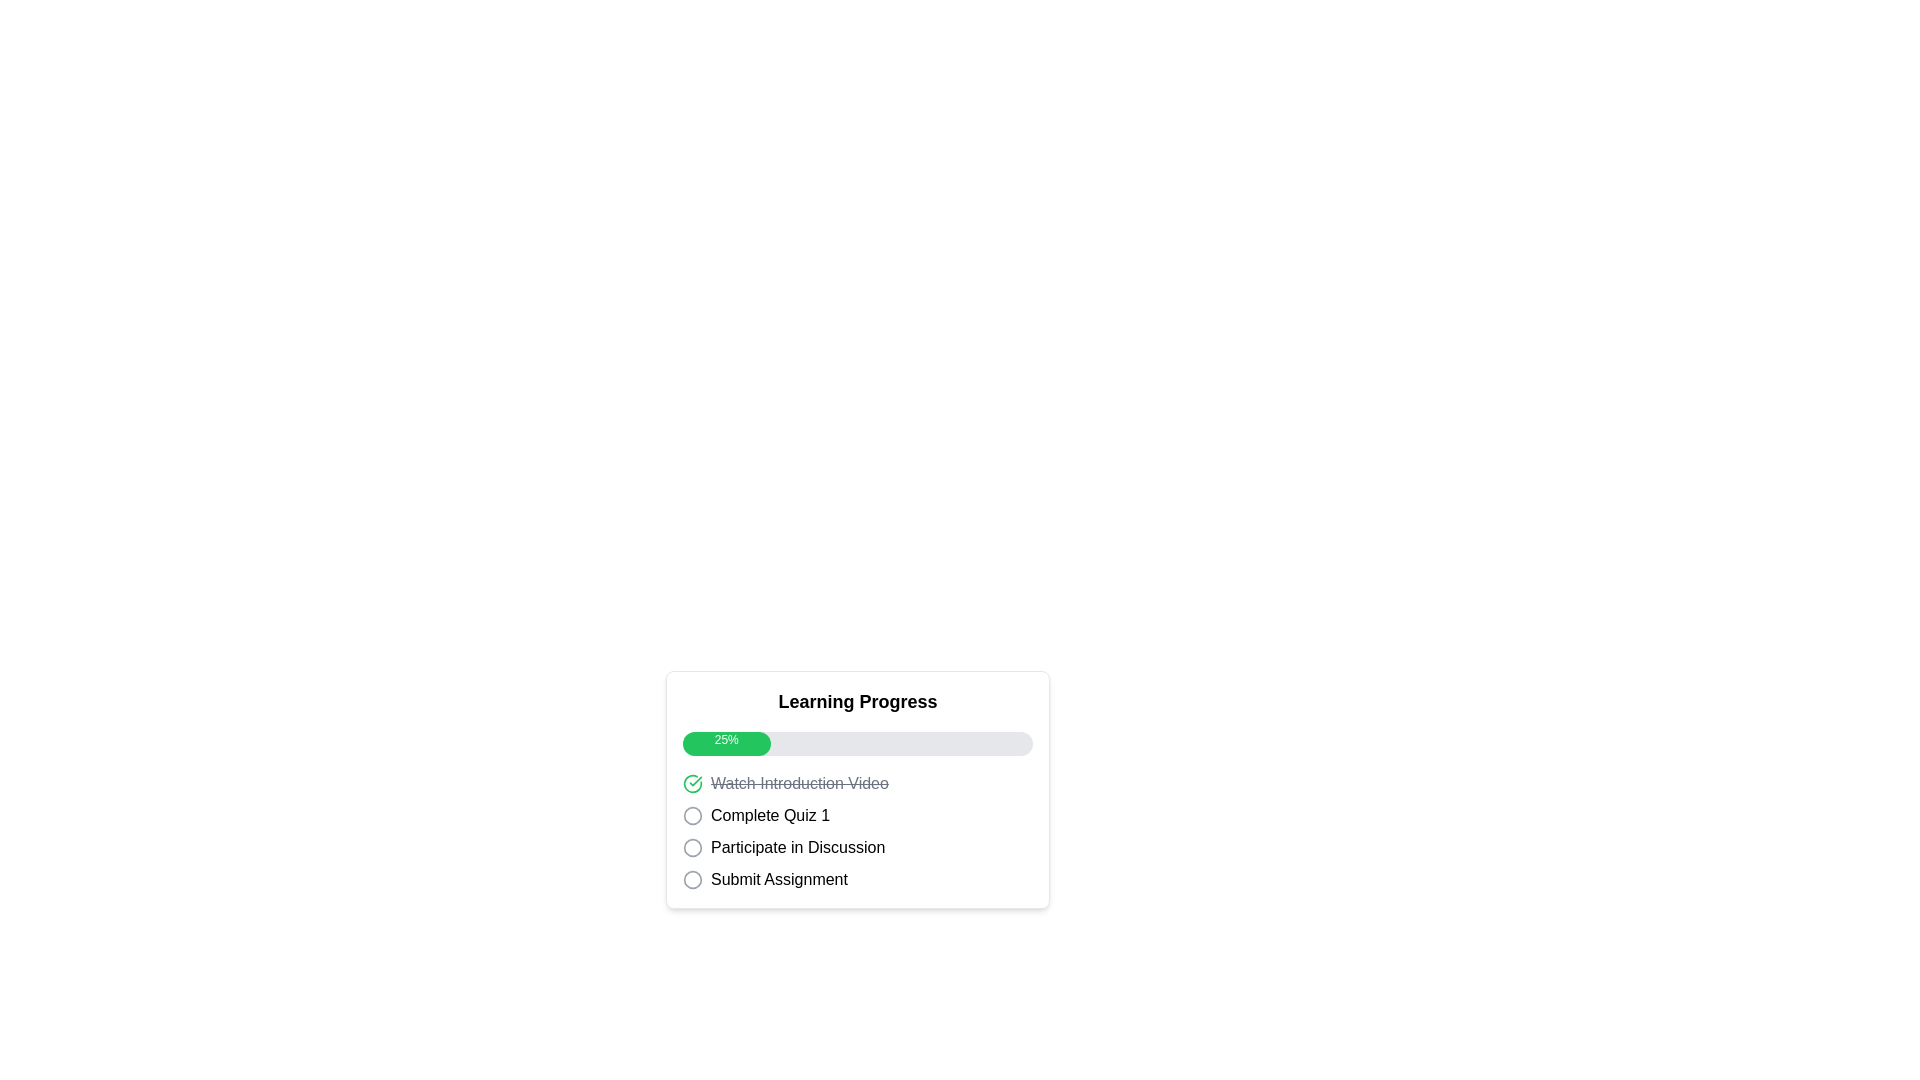 The image size is (1920, 1080). What do you see at coordinates (692, 816) in the screenshot?
I see `the status icon indicating 'incomplete' for the task 'Complete Quiz 1' in the 'Learning Progress' section` at bounding box center [692, 816].